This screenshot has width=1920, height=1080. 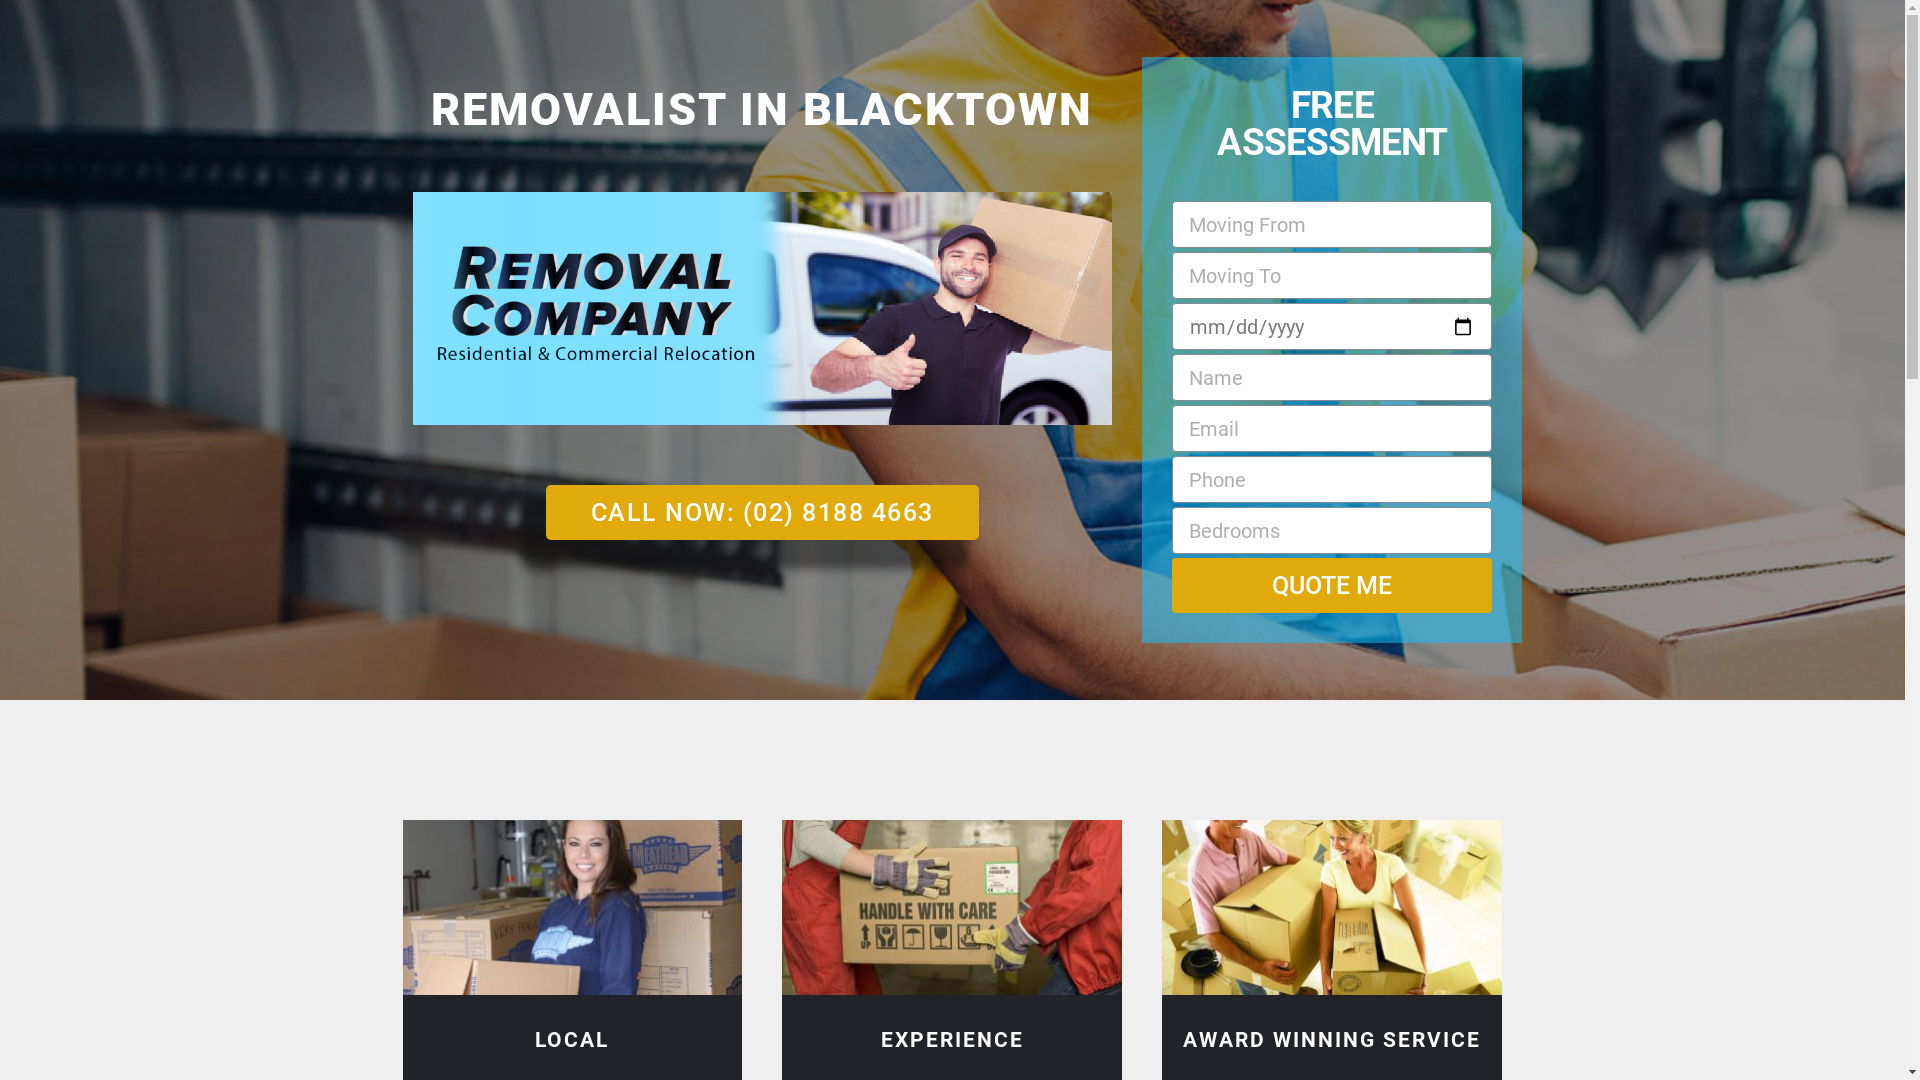 What do you see at coordinates (1332, 585) in the screenshot?
I see `'QUOTE ME'` at bounding box center [1332, 585].